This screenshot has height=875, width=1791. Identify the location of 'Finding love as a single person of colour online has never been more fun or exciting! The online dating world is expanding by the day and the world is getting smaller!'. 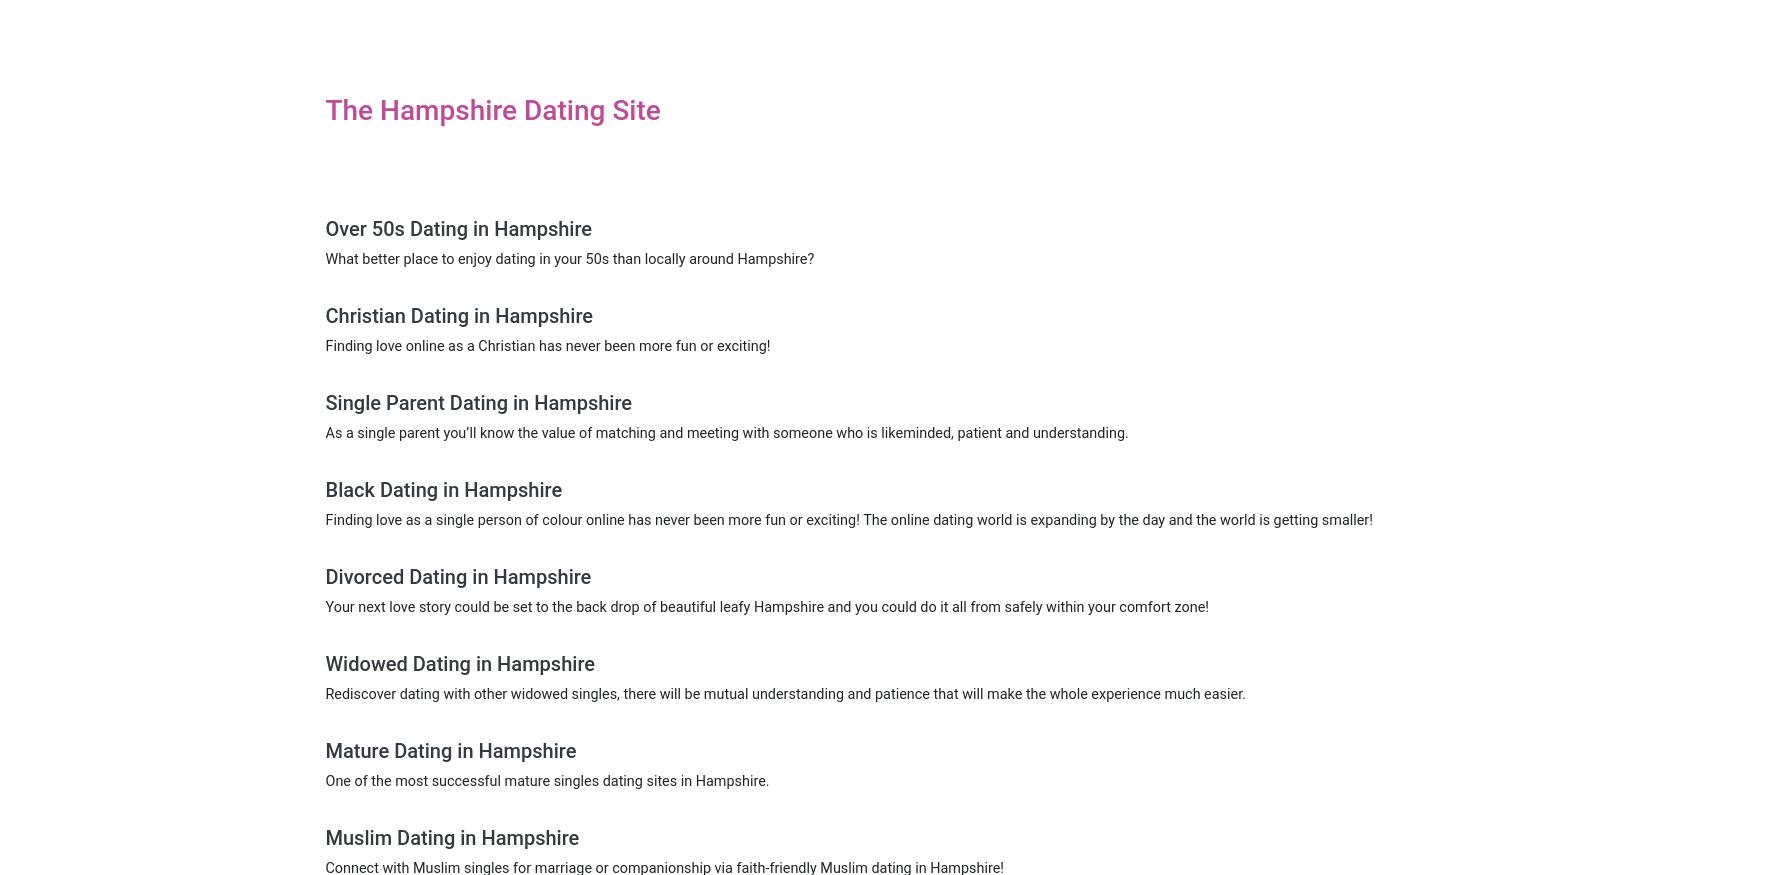
(848, 519).